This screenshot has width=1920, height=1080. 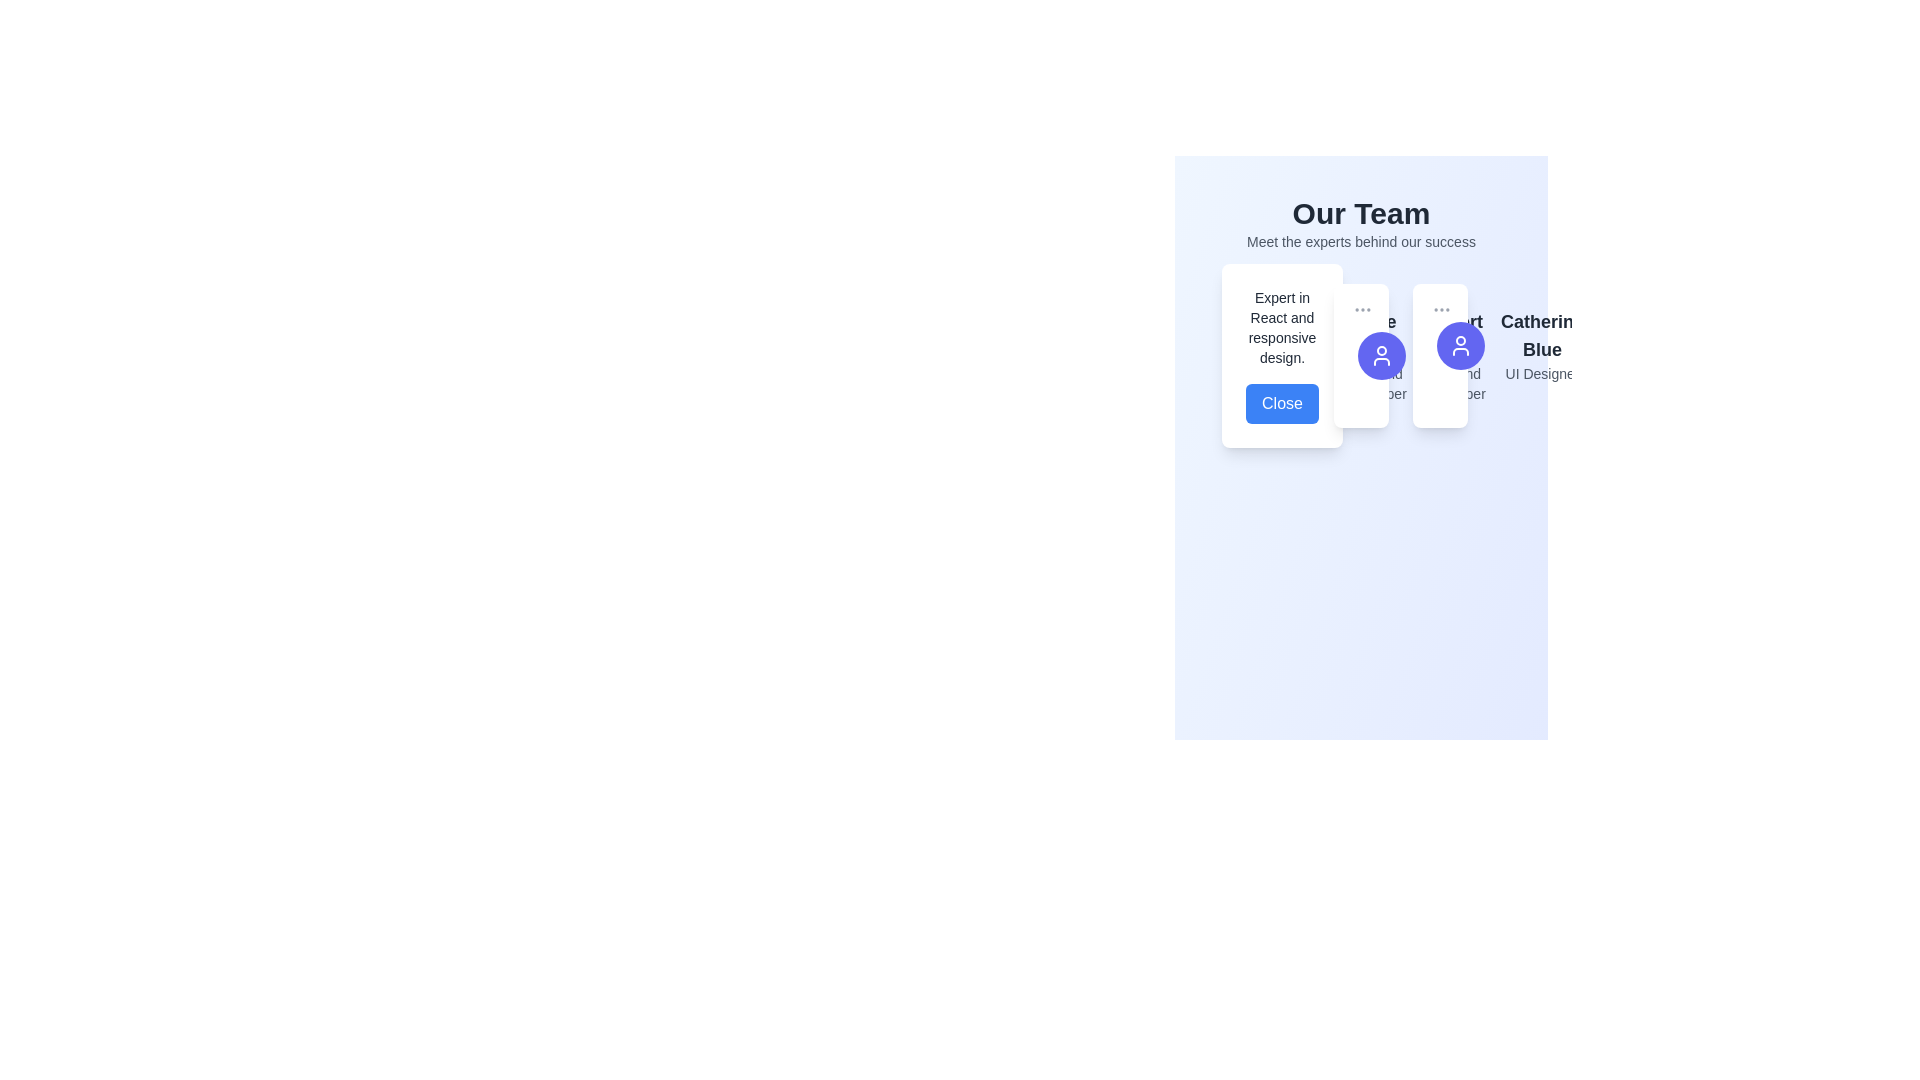 I want to click on informational text block displaying 'Catherine Blue' and 'UI Designer' located in the upper-right quadrant of the card in the 'Meet the experts behind our success' section, so click(x=1541, y=345).